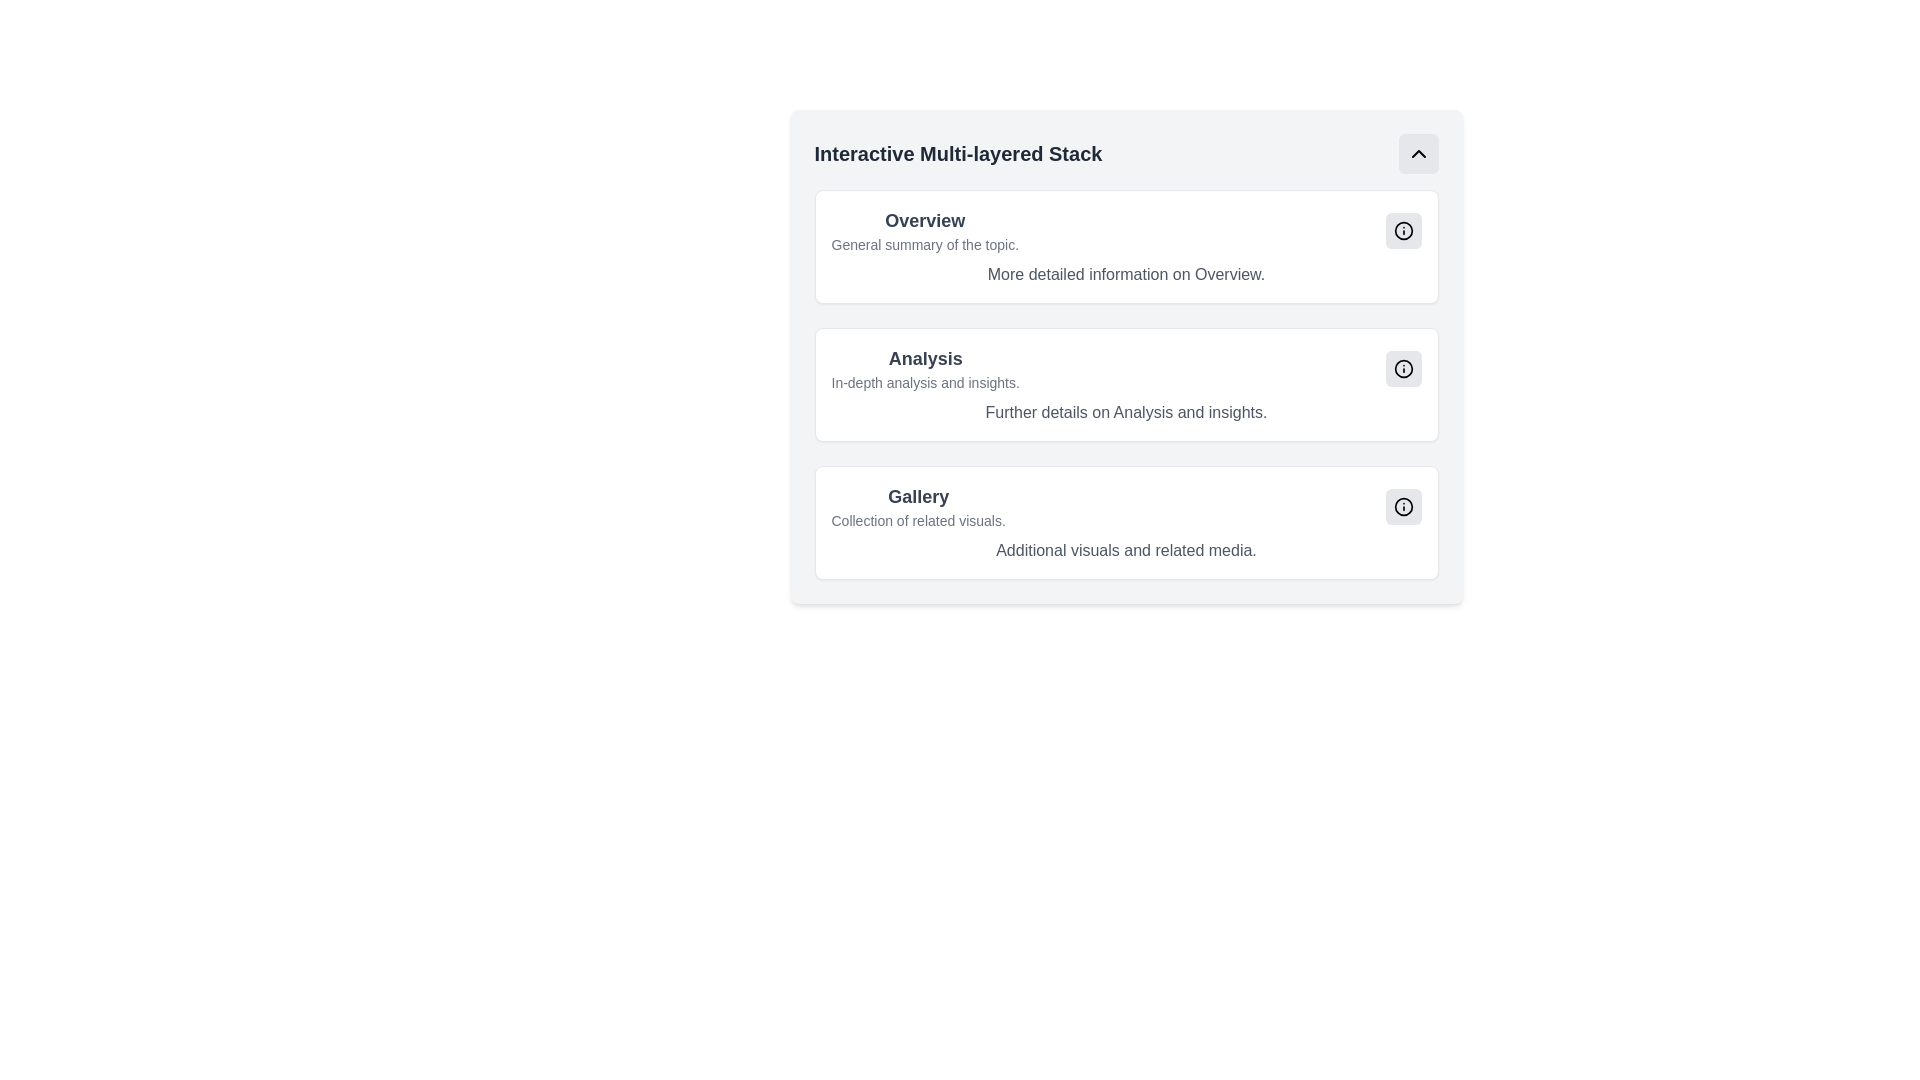  Describe the element at coordinates (1402, 230) in the screenshot. I see `the circular icon button with an 'i' symbol located to the right of the 'Overview' section title` at that location.